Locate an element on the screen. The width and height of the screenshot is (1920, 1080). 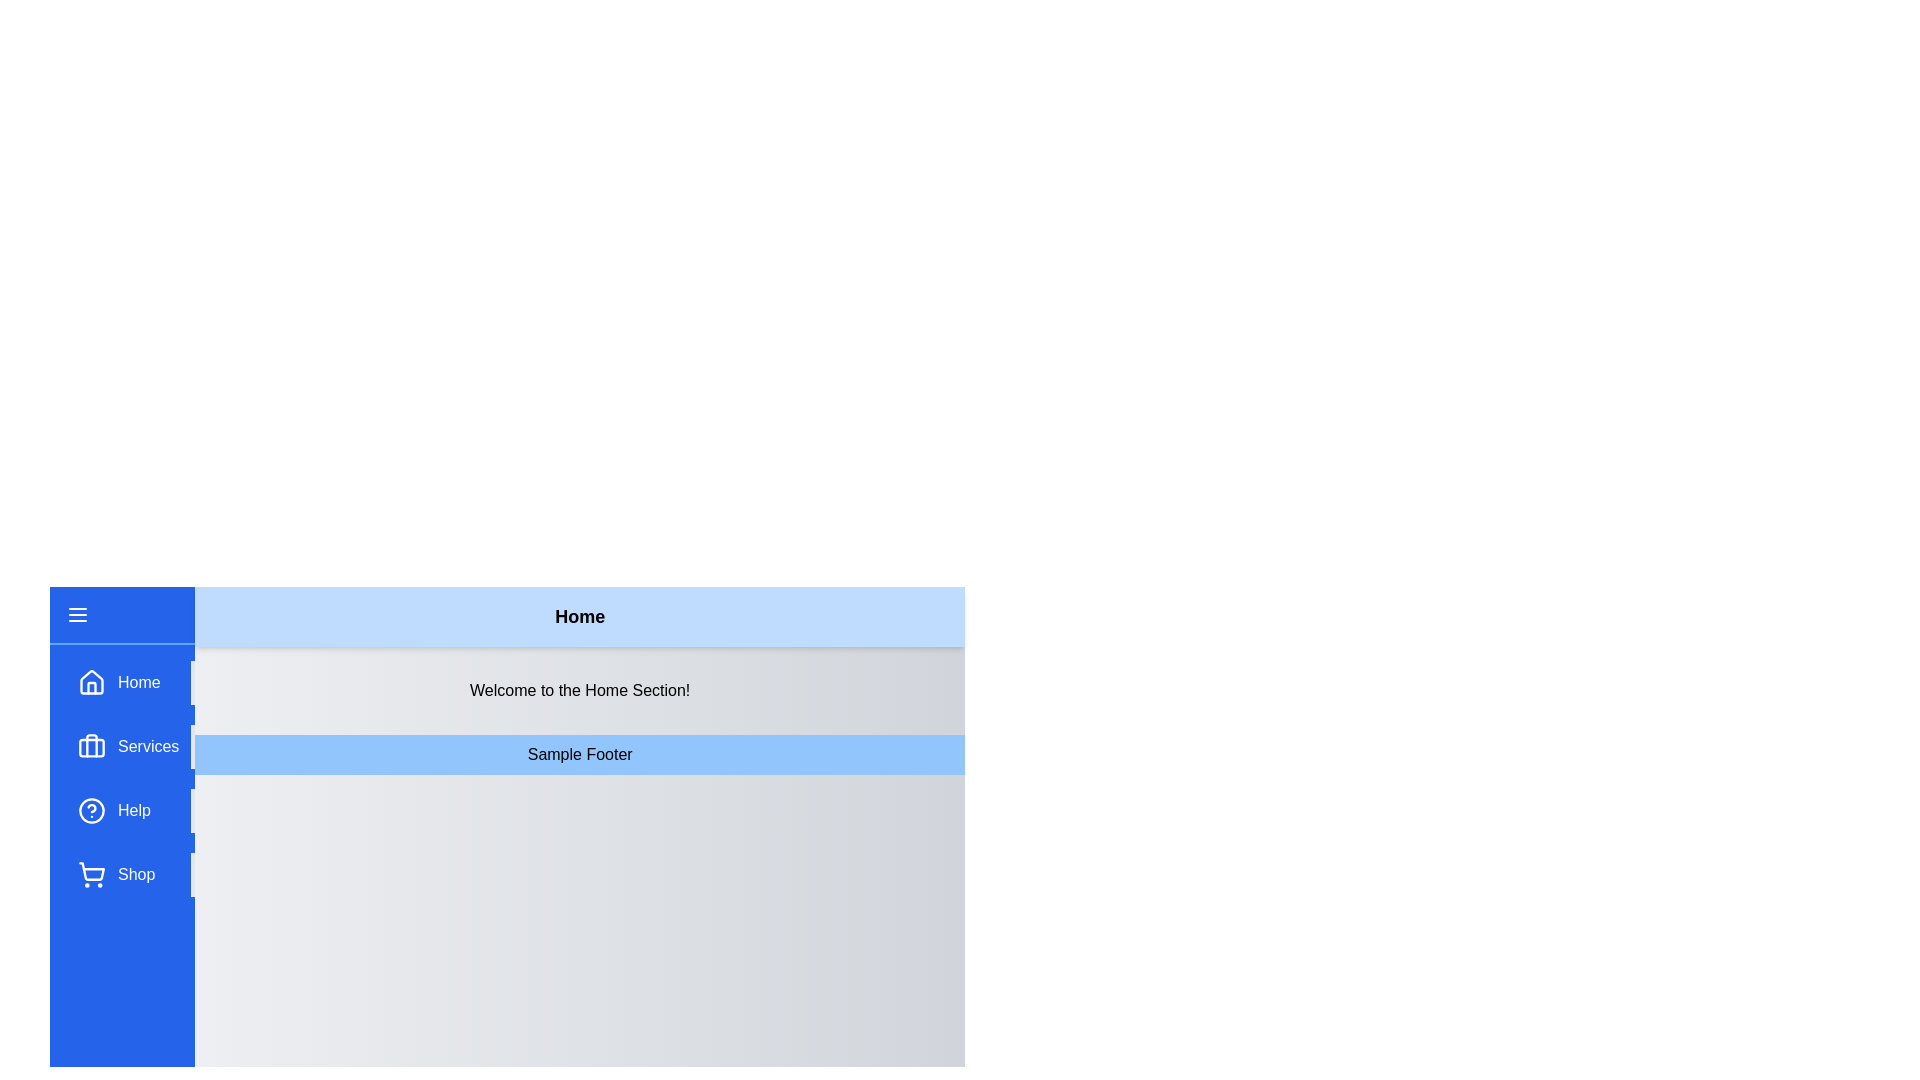
the 'Help' section of the navigation menu located on the left sidebar is located at coordinates (129, 778).